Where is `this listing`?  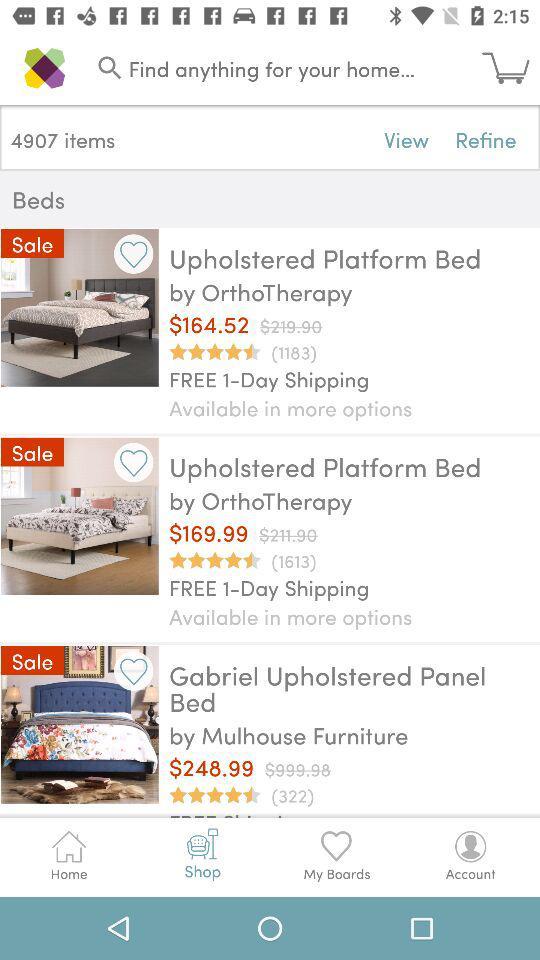 this listing is located at coordinates (133, 253).